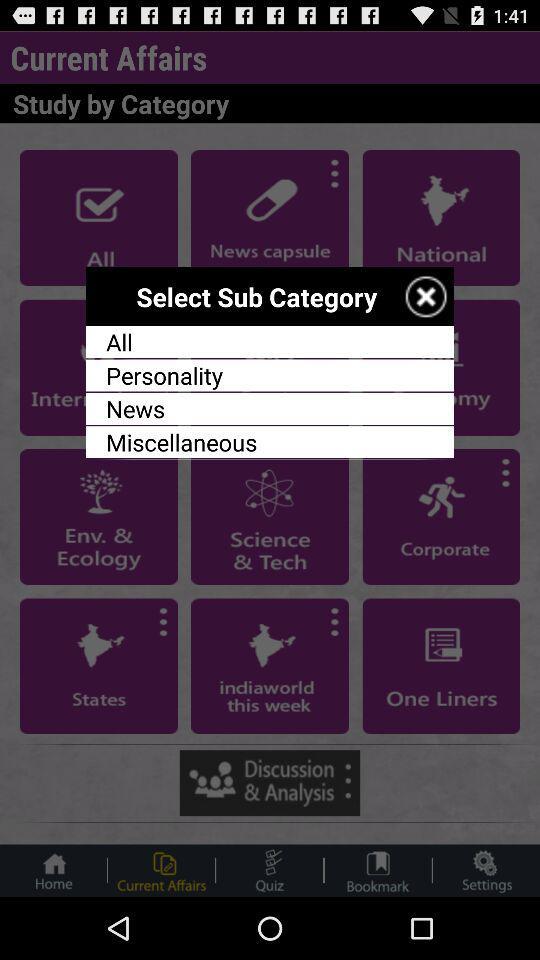 The width and height of the screenshot is (540, 960). I want to click on news icon, so click(270, 407).